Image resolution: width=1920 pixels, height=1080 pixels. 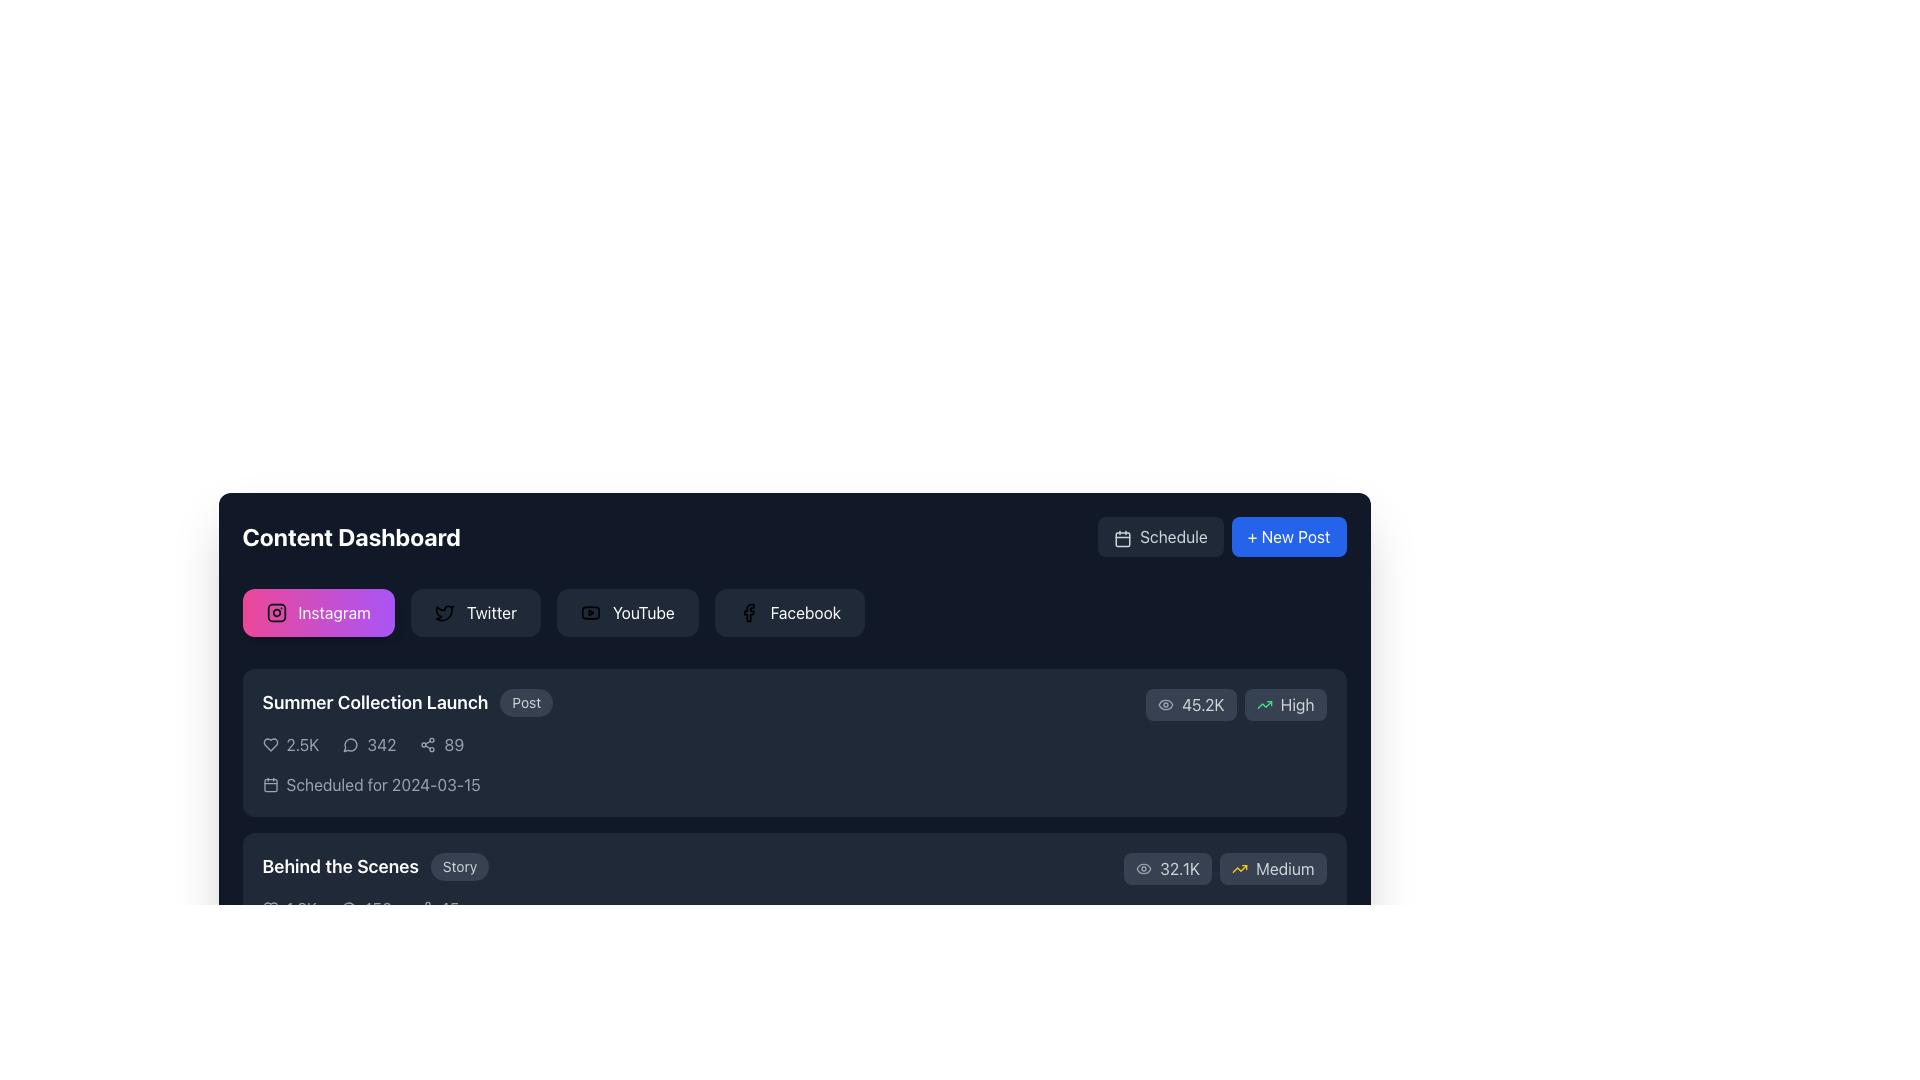 What do you see at coordinates (269, 744) in the screenshot?
I see `the heart-shaped icon indicating likes or favorites, located in the 'Summer Collection Launch' section` at bounding box center [269, 744].